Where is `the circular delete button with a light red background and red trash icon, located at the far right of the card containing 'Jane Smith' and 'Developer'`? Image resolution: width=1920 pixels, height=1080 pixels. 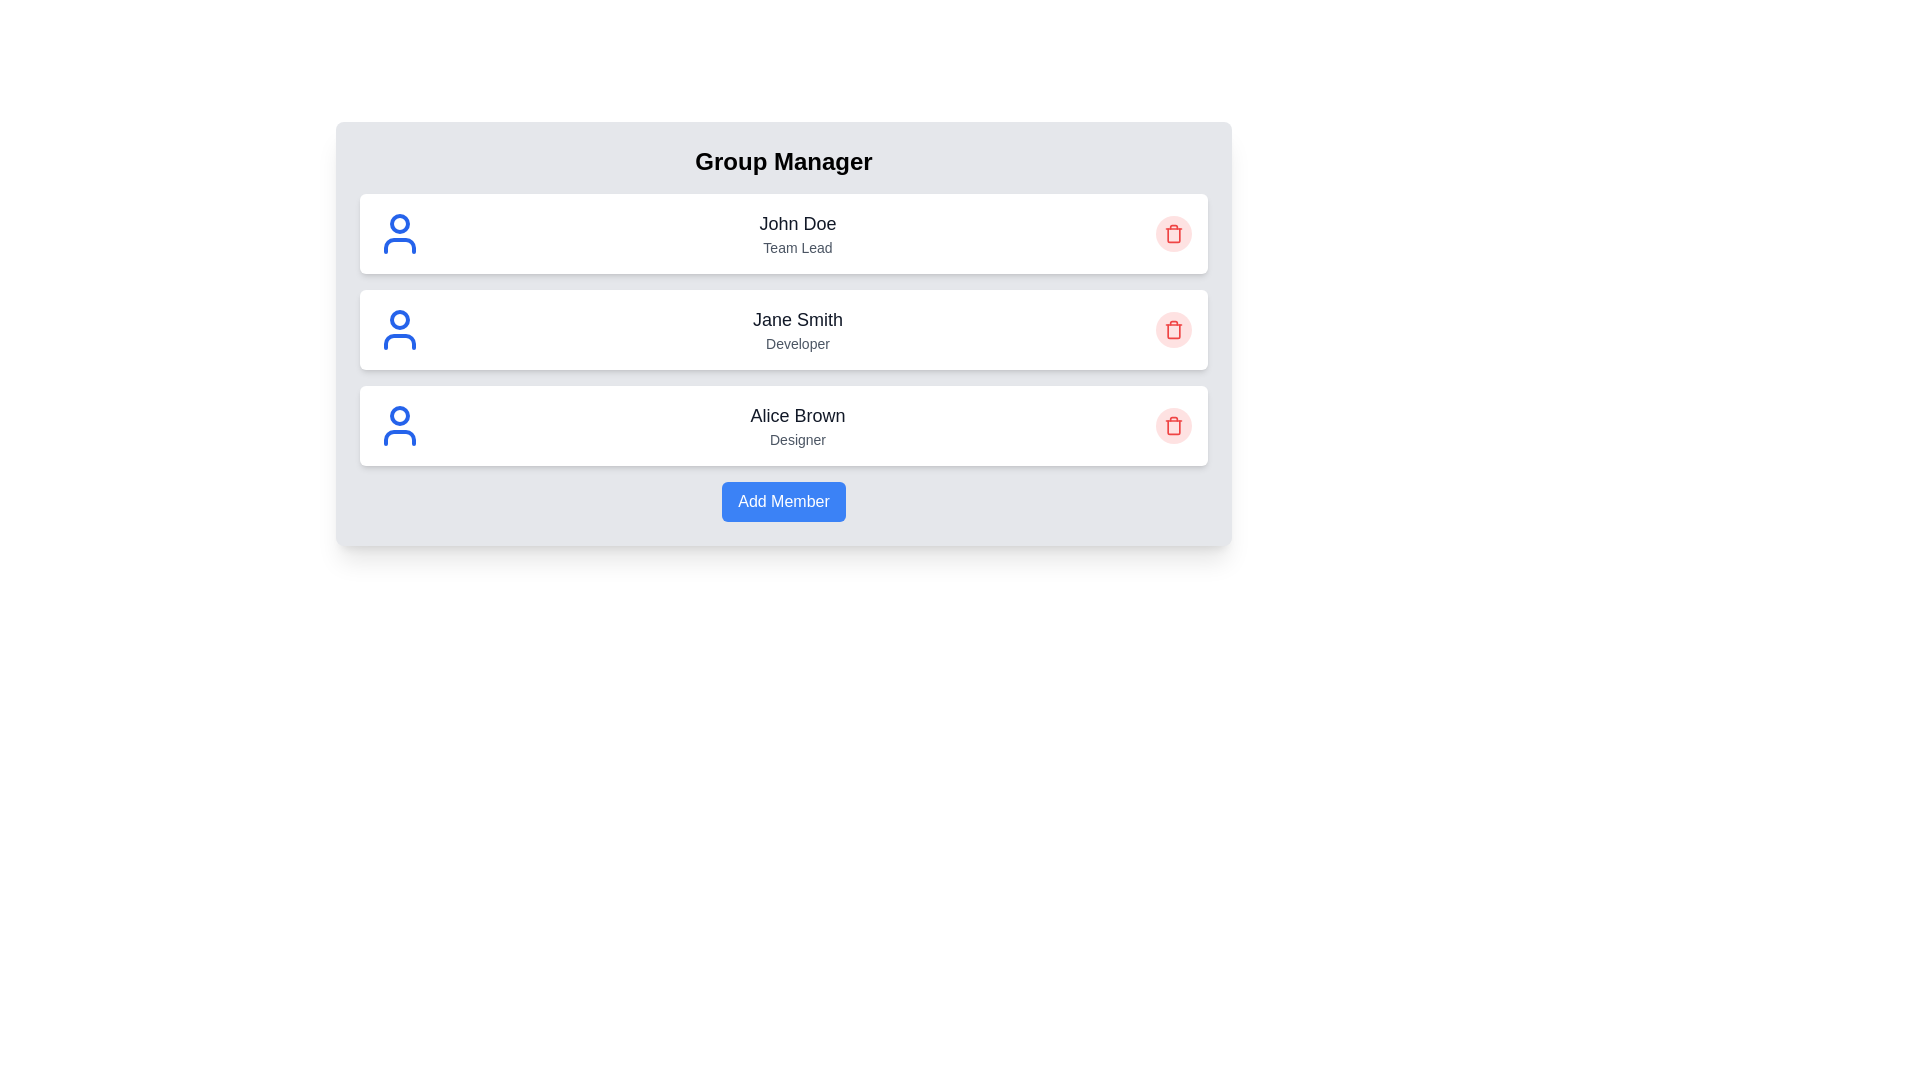 the circular delete button with a light red background and red trash icon, located at the far right of the card containing 'Jane Smith' and 'Developer' is located at coordinates (1174, 329).